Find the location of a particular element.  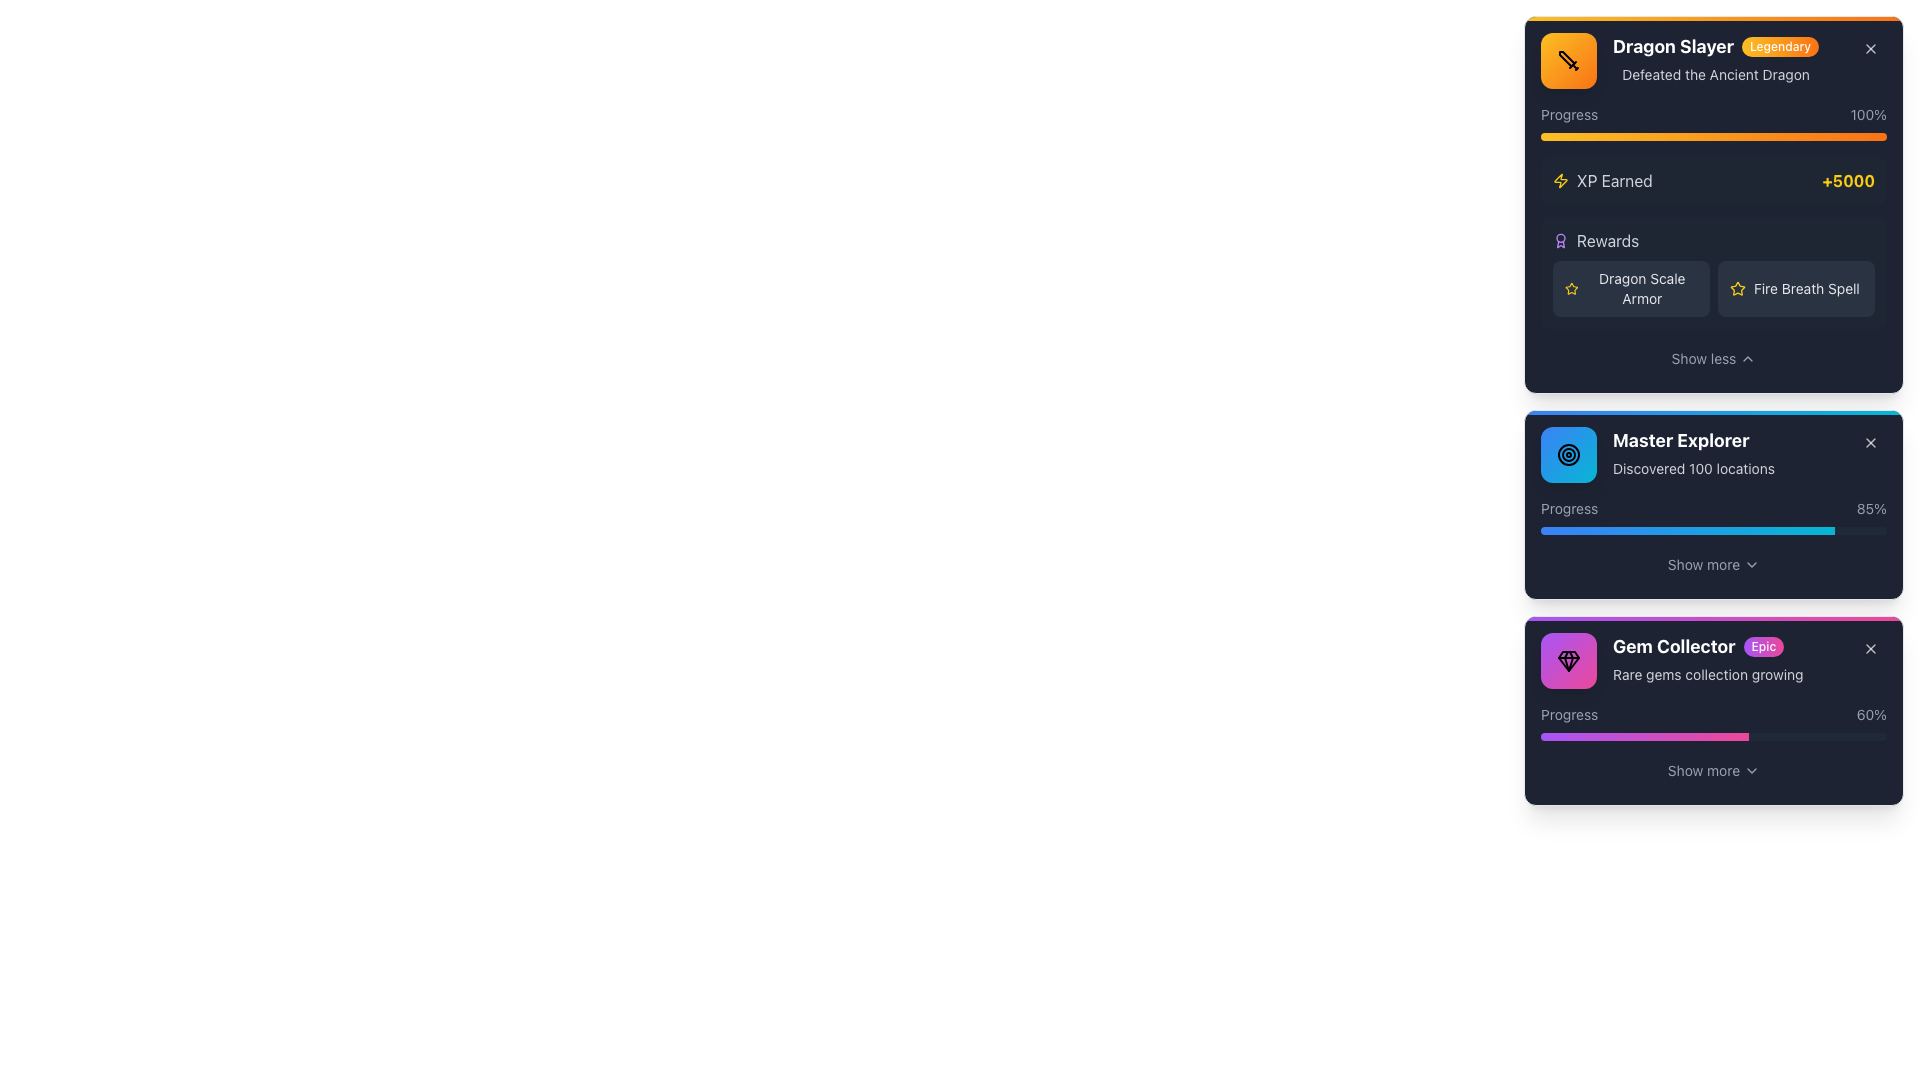

the decorative progress or header bar element, which is a thin rectangular gradient line transitioning from blue to cyan, located at the top of the 'Master Explorer' card is located at coordinates (1712, 411).